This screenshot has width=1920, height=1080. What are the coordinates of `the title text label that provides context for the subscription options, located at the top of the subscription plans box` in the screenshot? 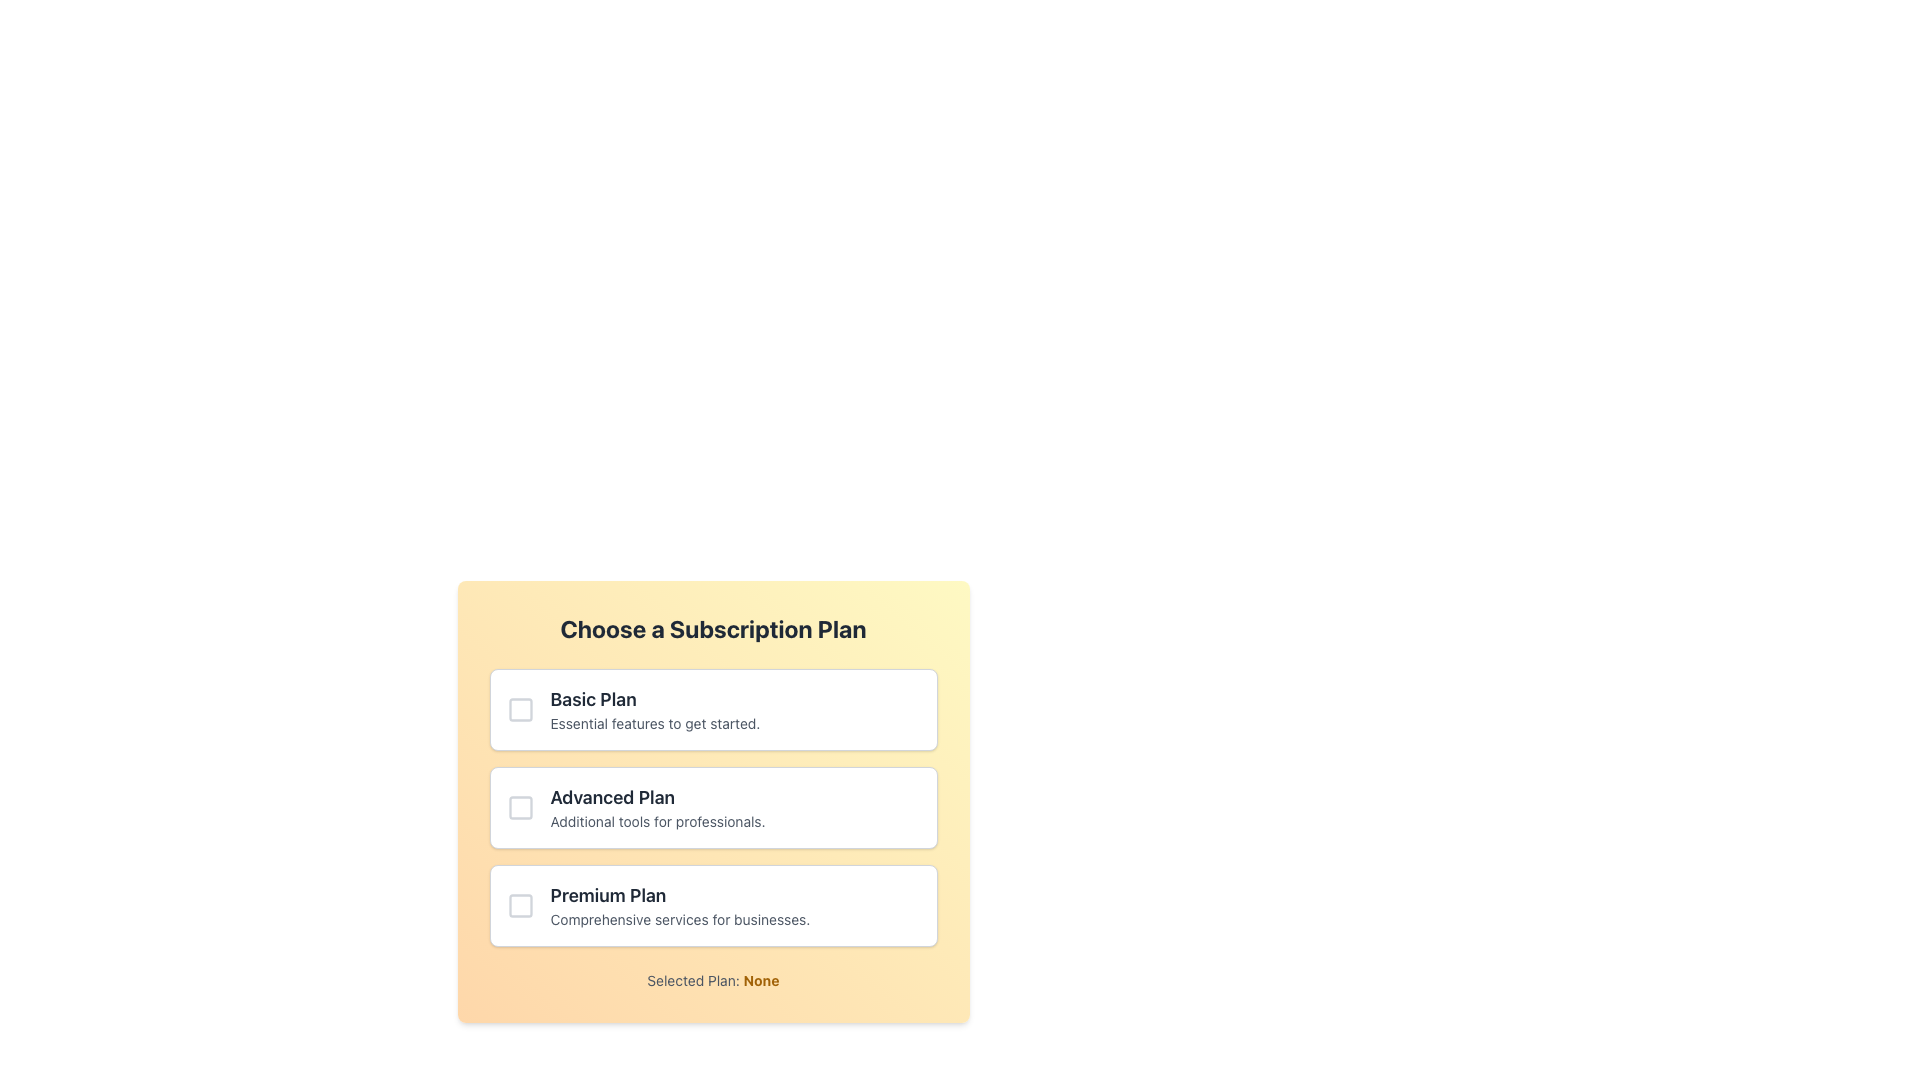 It's located at (713, 627).